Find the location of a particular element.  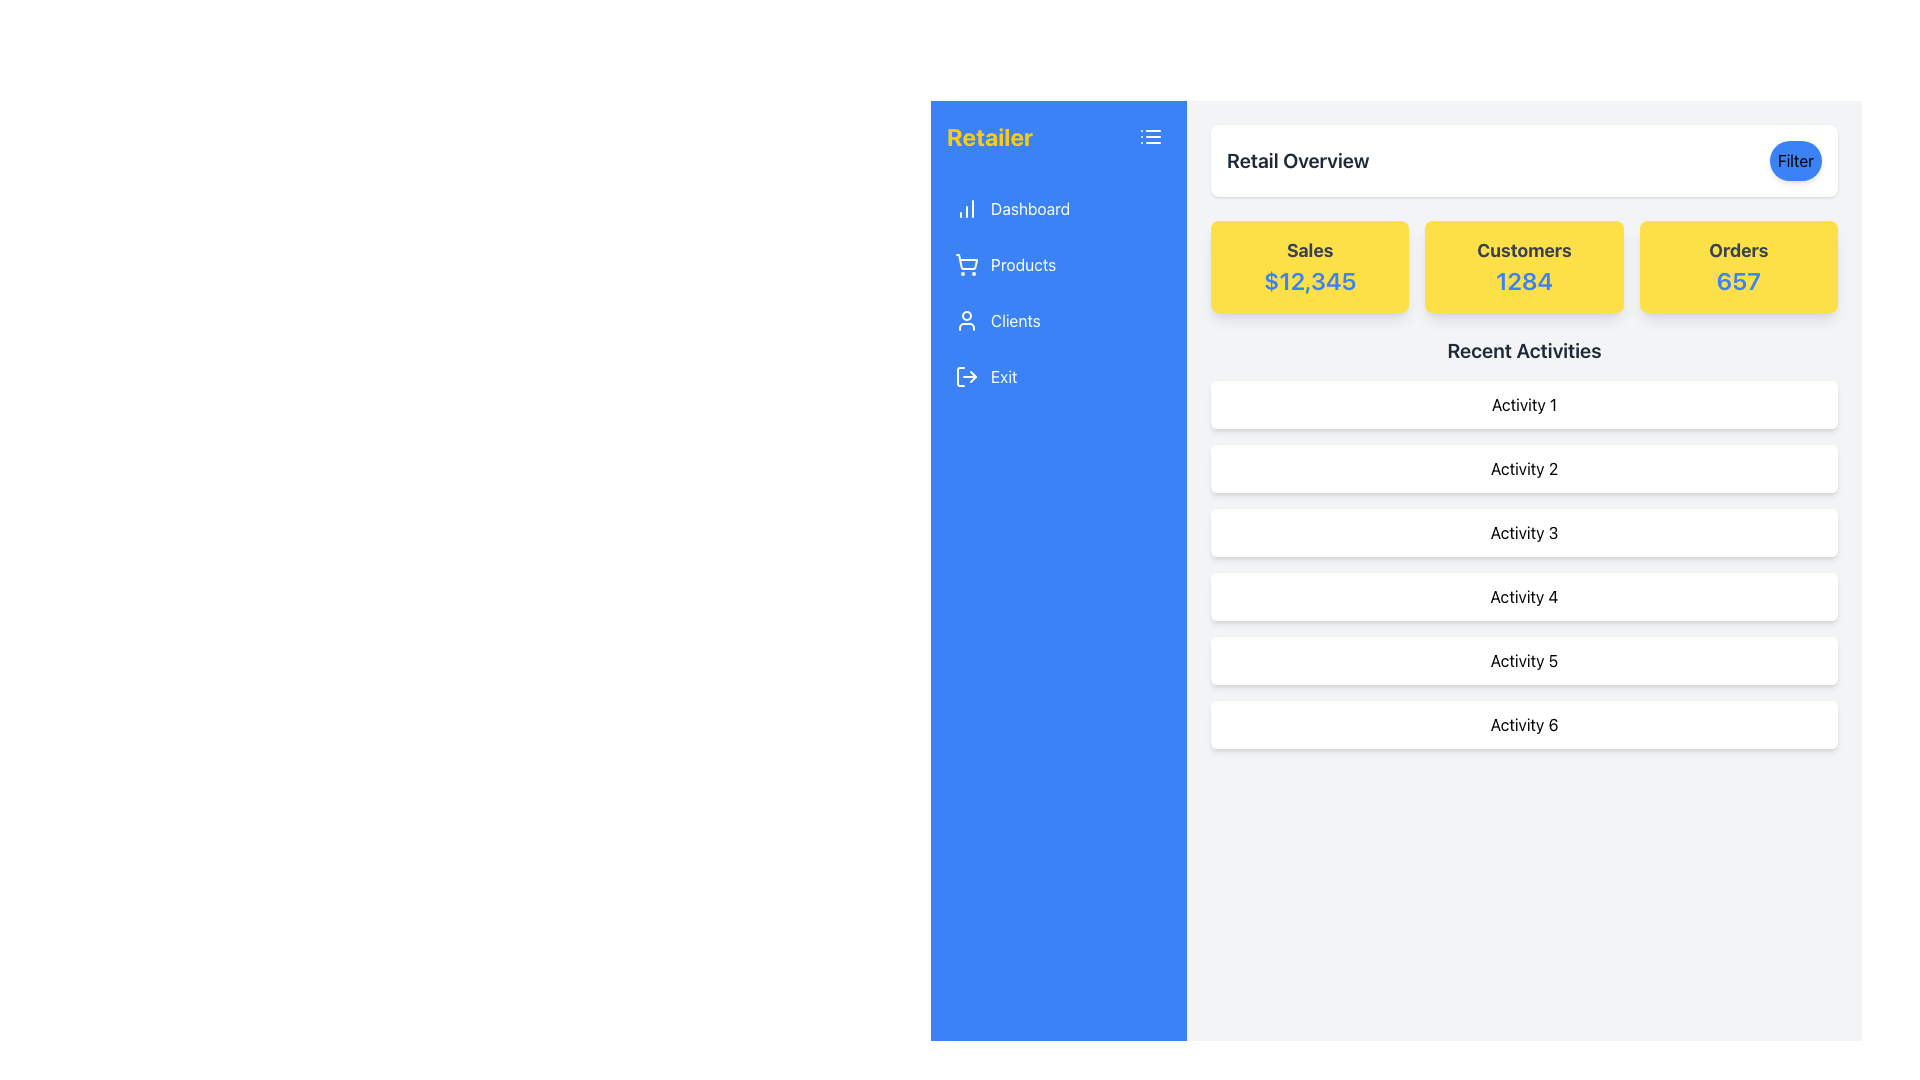

the 'Activity 6' list item located at the bottom of the 'Recent Activities' section is located at coordinates (1523, 725).